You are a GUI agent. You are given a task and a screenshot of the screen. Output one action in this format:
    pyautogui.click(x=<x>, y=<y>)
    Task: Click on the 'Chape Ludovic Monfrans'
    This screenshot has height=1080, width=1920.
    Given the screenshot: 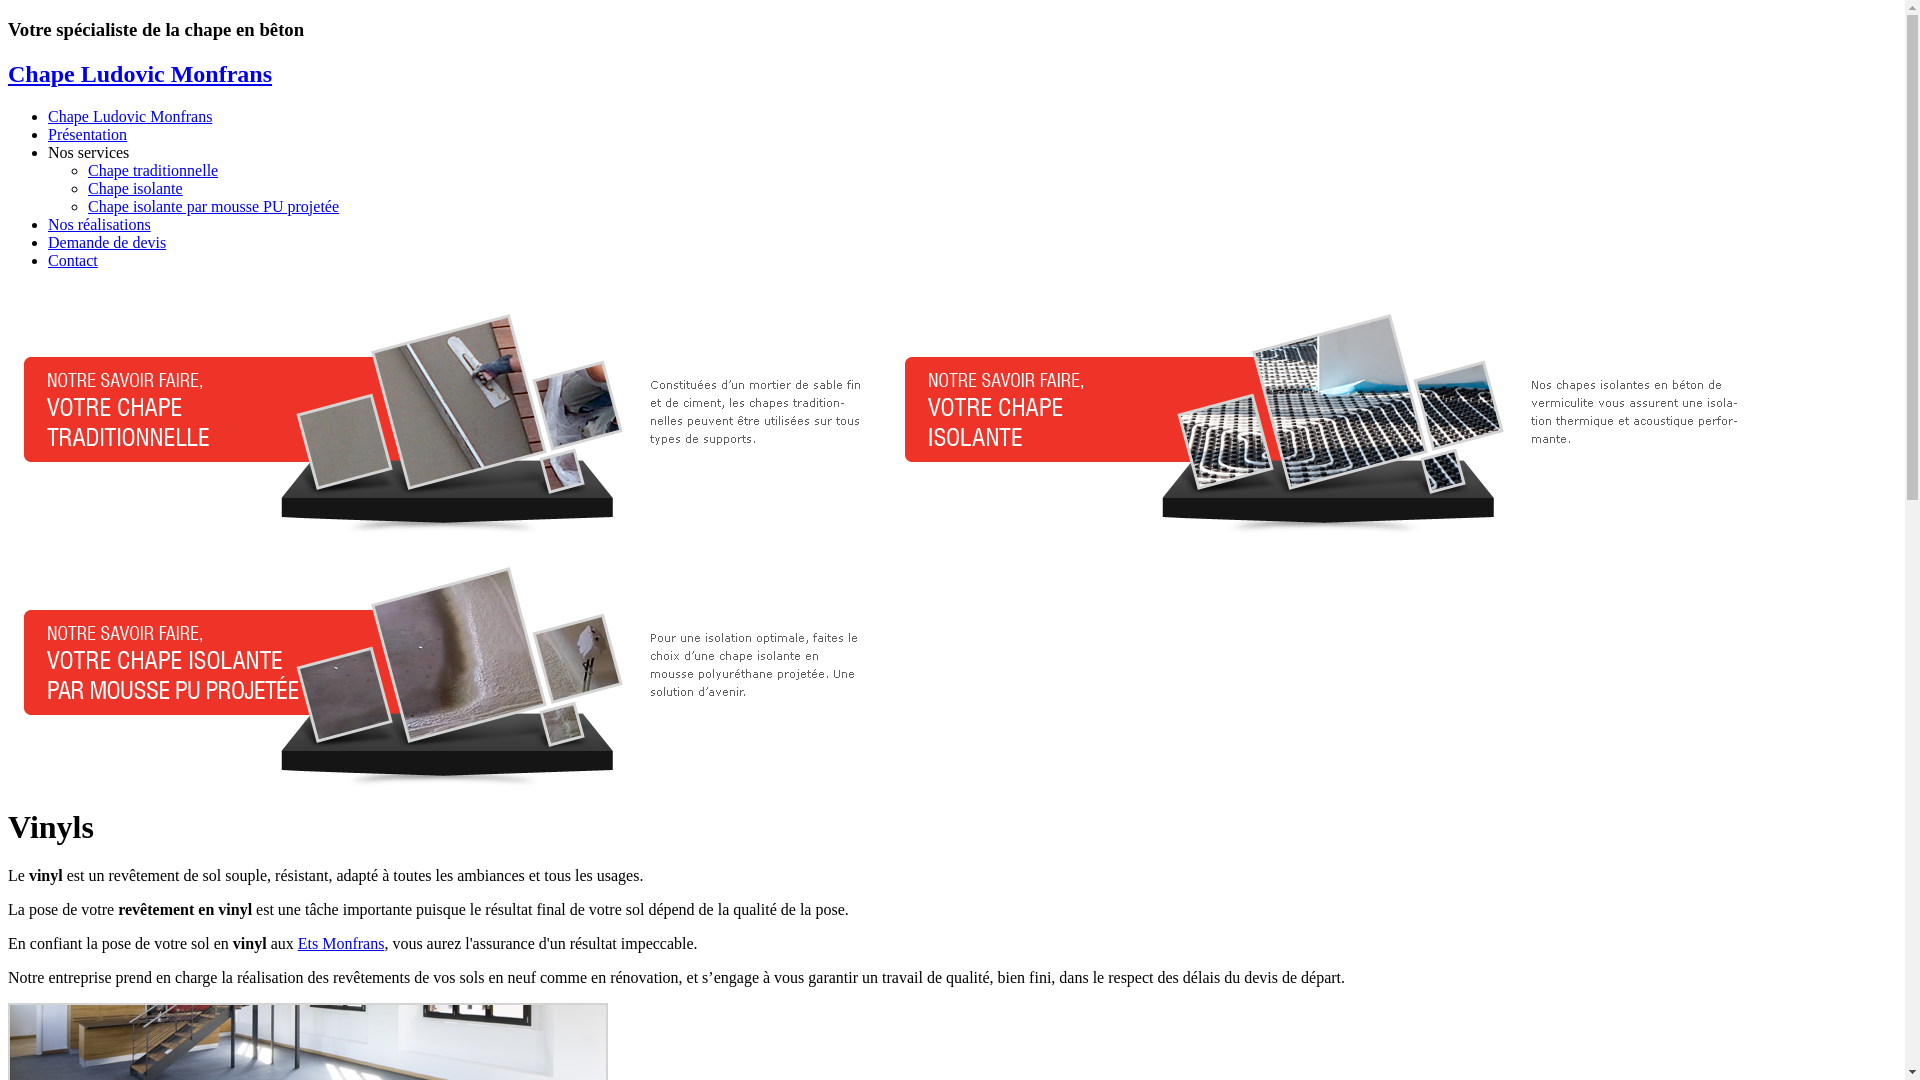 What is the action you would take?
    pyautogui.click(x=128, y=116)
    